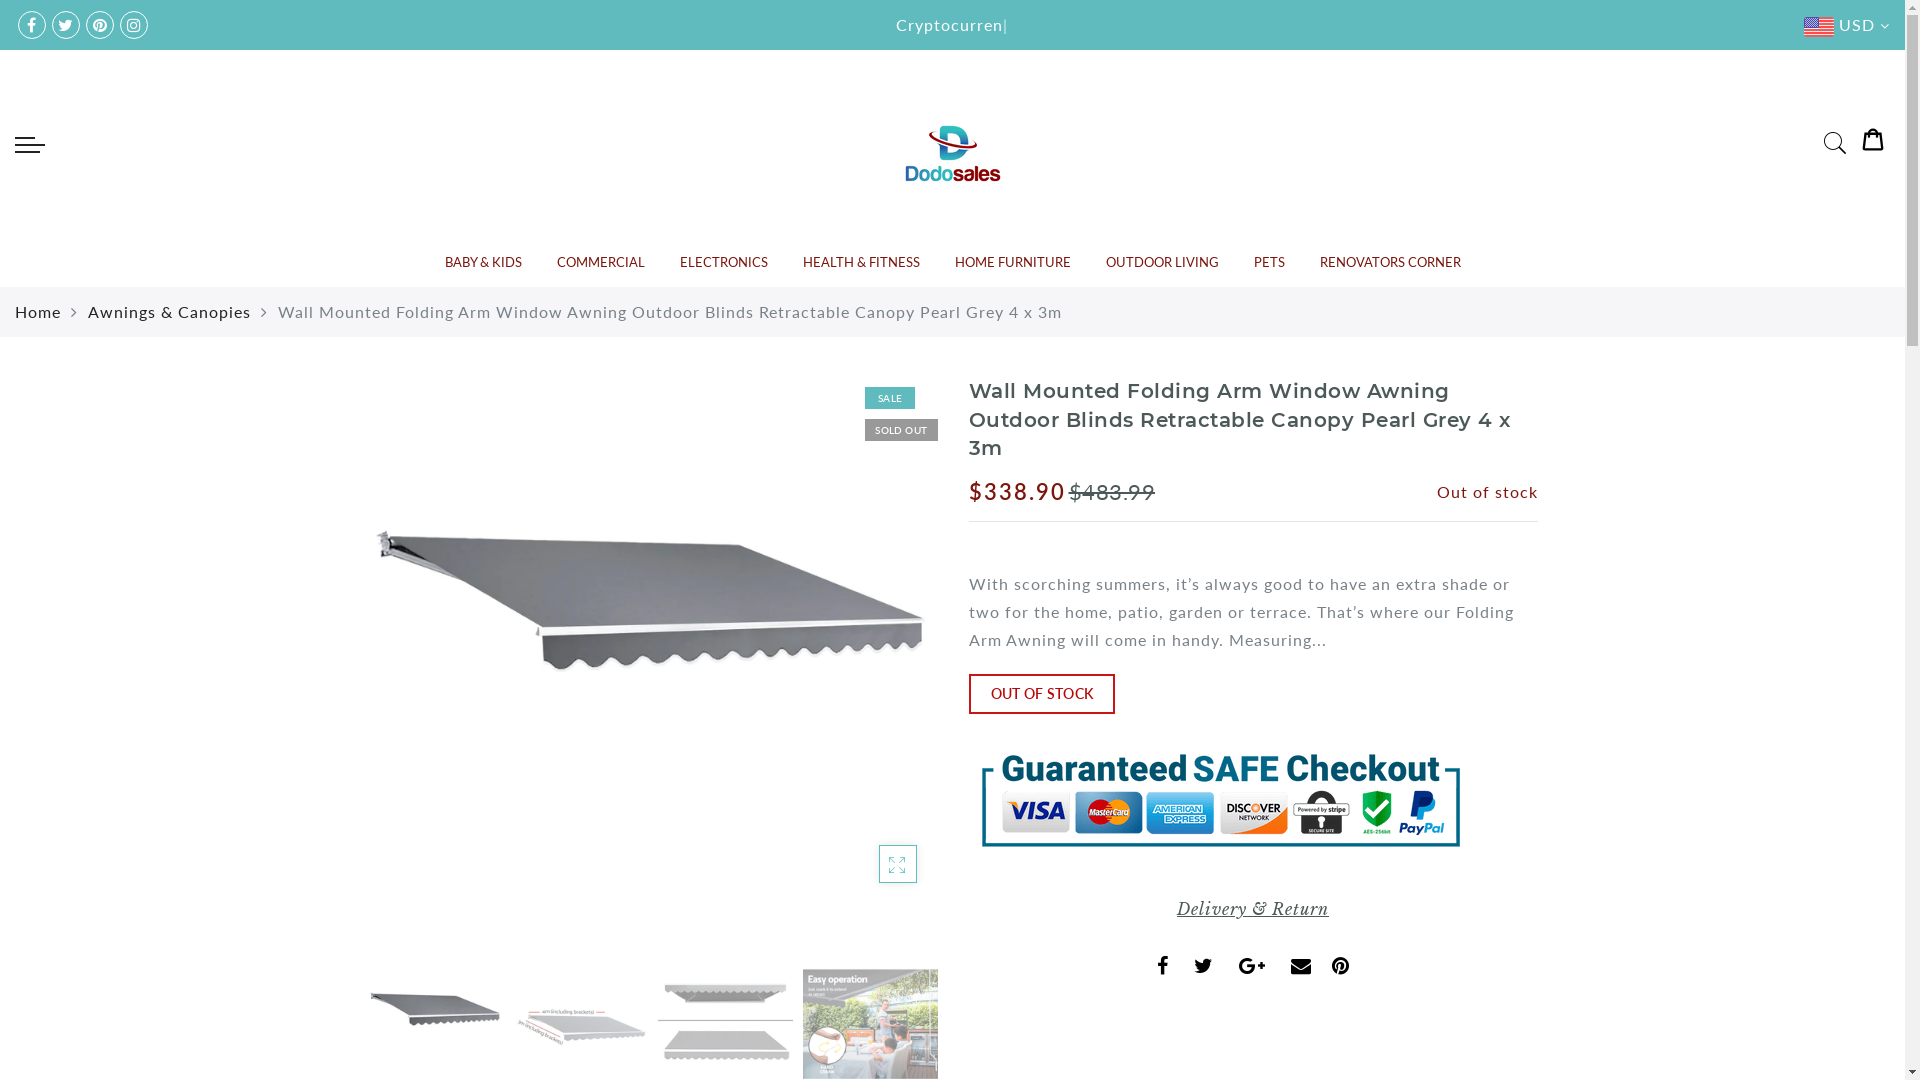 The image size is (1920, 1080). What do you see at coordinates (86, 311) in the screenshot?
I see `'Awnings & Canopies'` at bounding box center [86, 311].